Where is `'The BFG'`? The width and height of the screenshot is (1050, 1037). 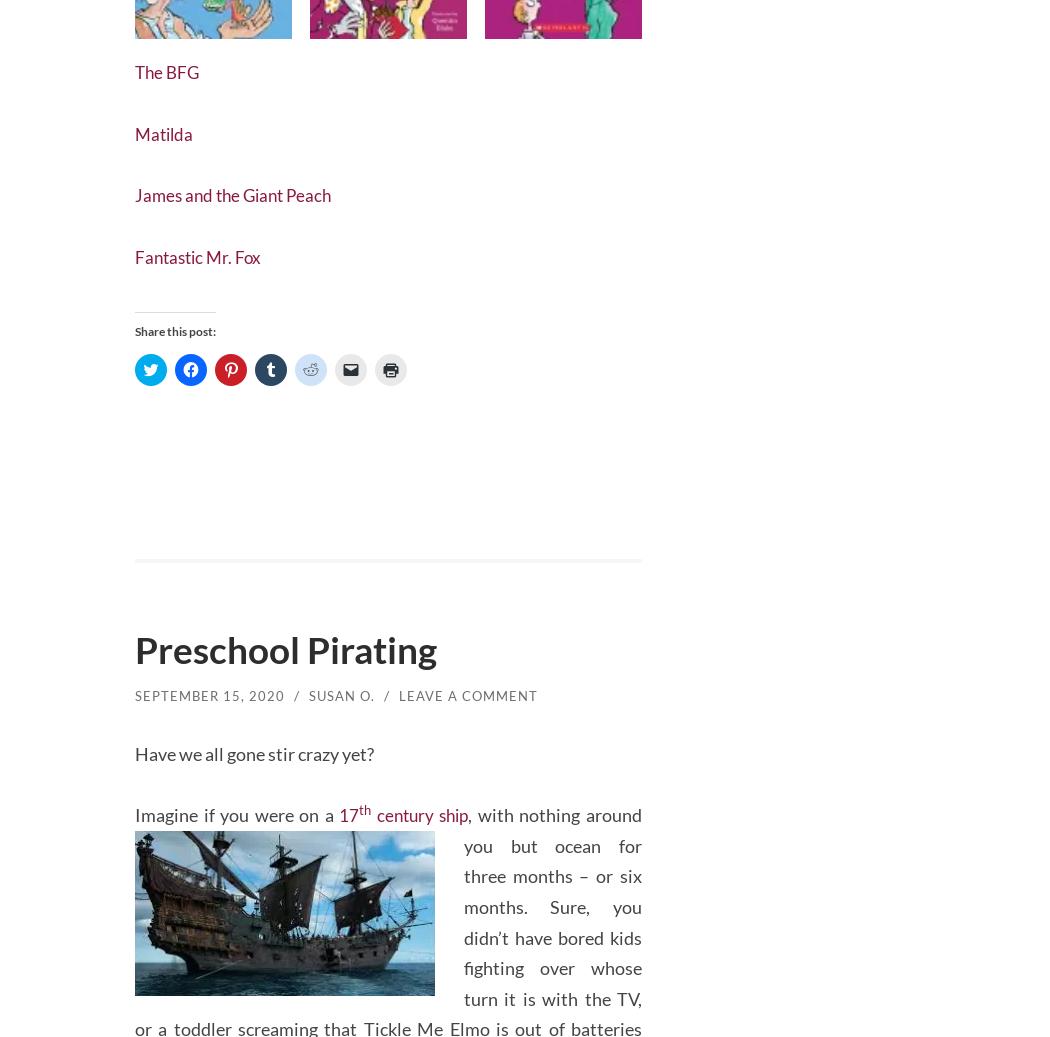
'The BFG' is located at coordinates (169, 67).